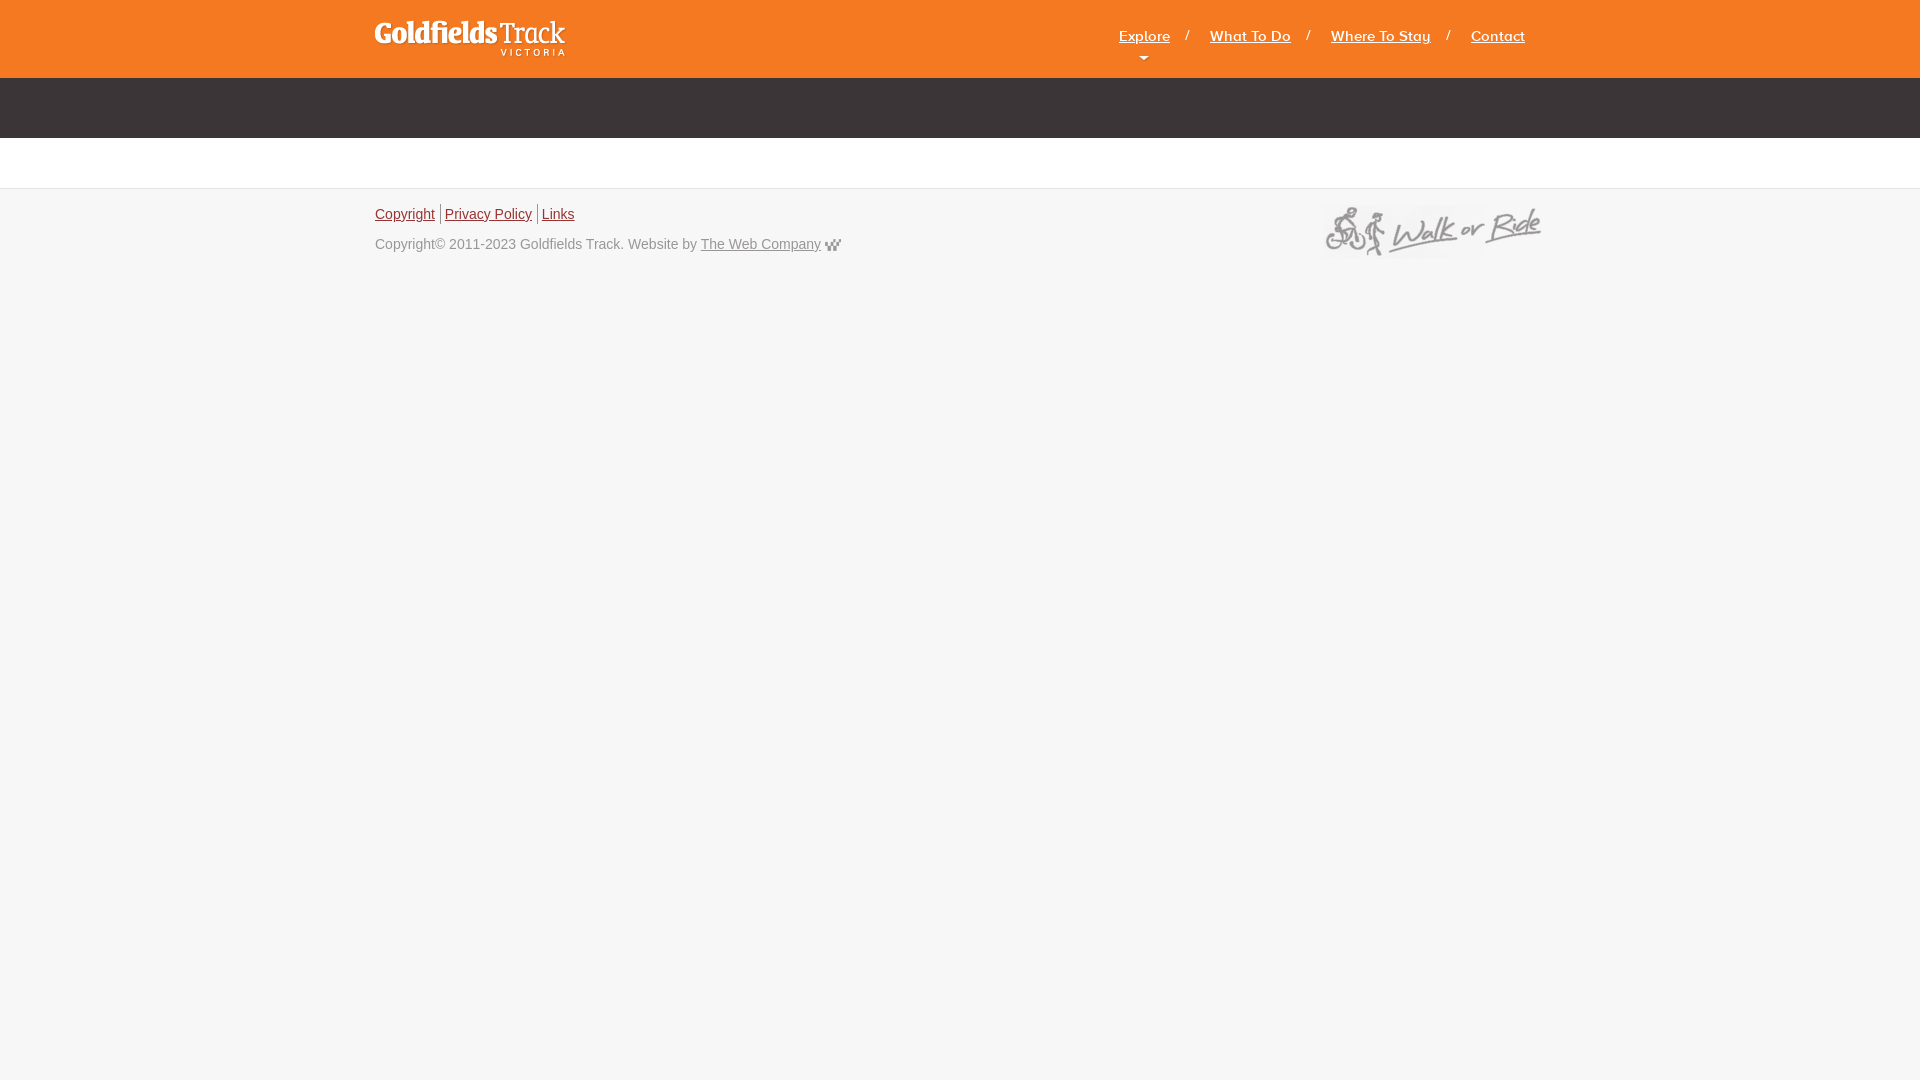 Image resolution: width=1920 pixels, height=1080 pixels. What do you see at coordinates (1380, 36) in the screenshot?
I see `'Where To Stay'` at bounding box center [1380, 36].